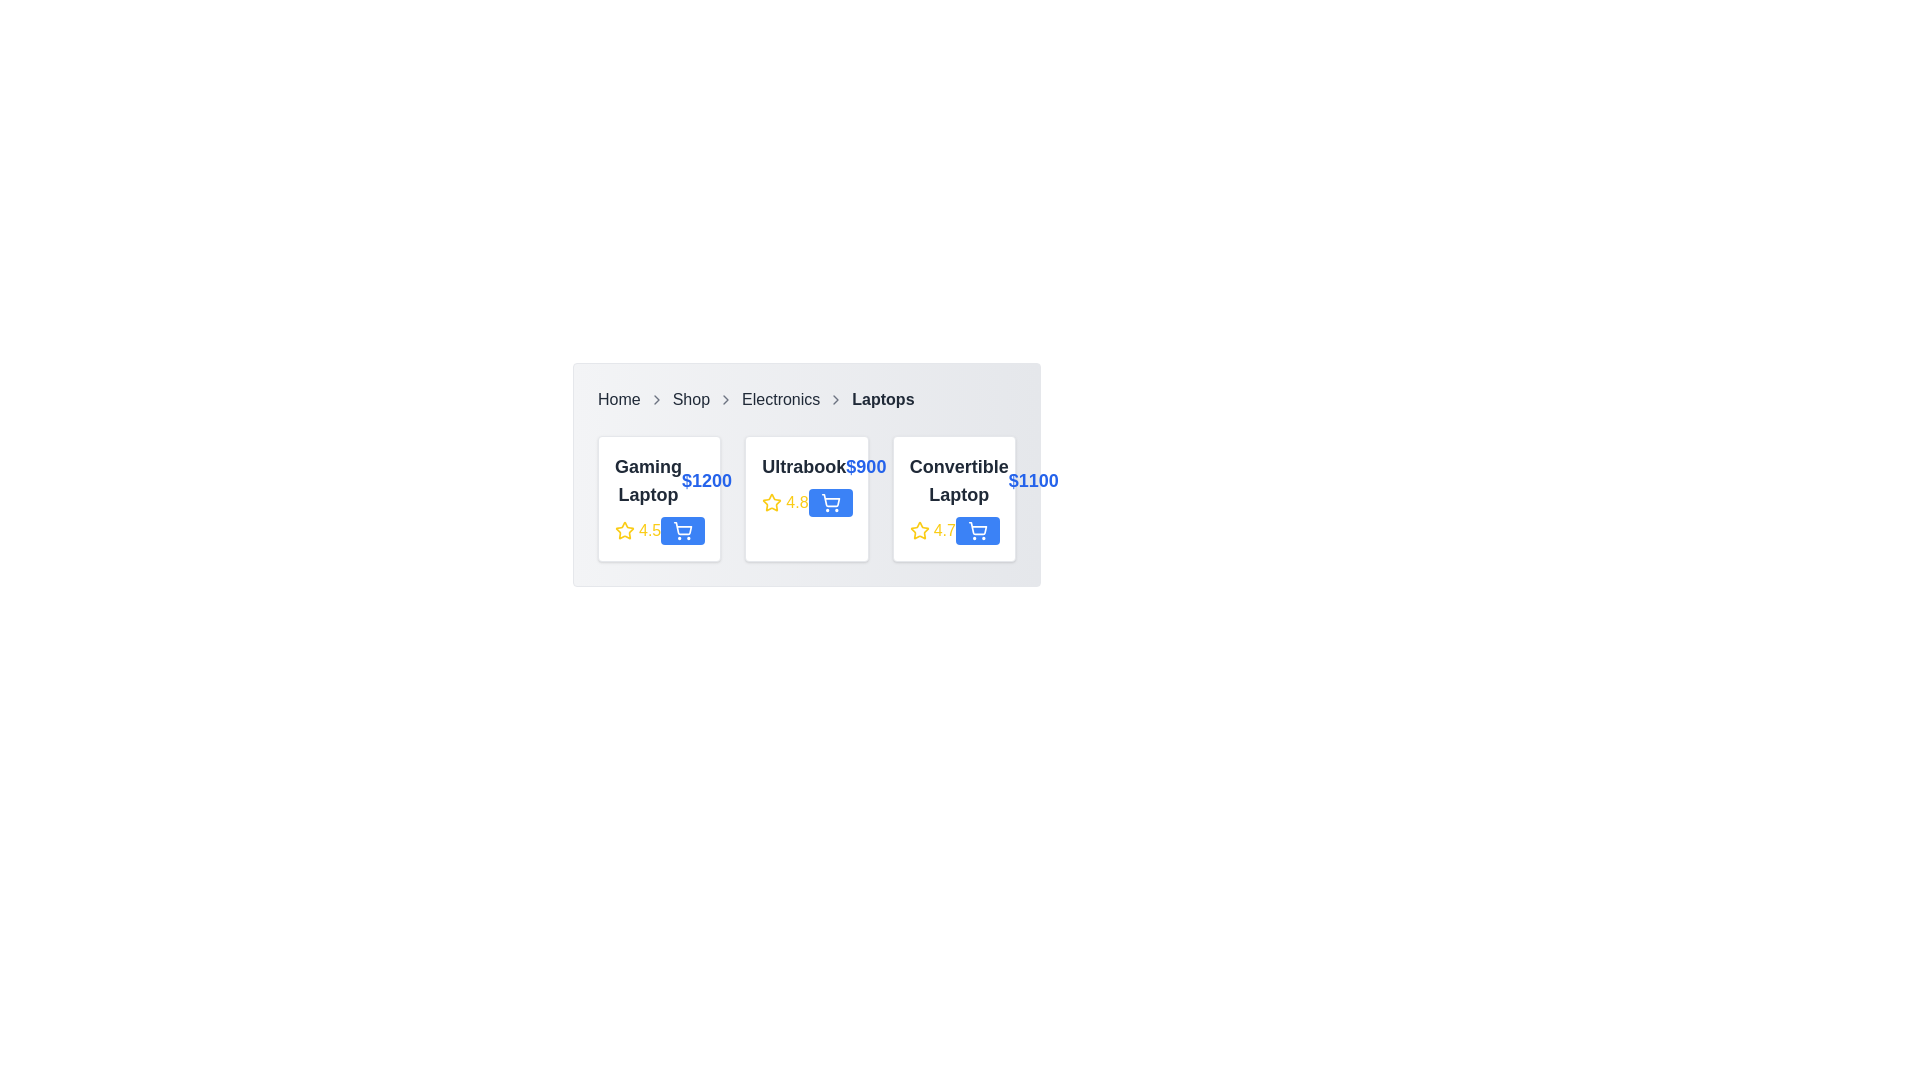 This screenshot has height=1080, width=1920. I want to click on the text label displaying 'Ultrabook', which is prominently styled and located within the middle card of a series of cards, so click(804, 466).